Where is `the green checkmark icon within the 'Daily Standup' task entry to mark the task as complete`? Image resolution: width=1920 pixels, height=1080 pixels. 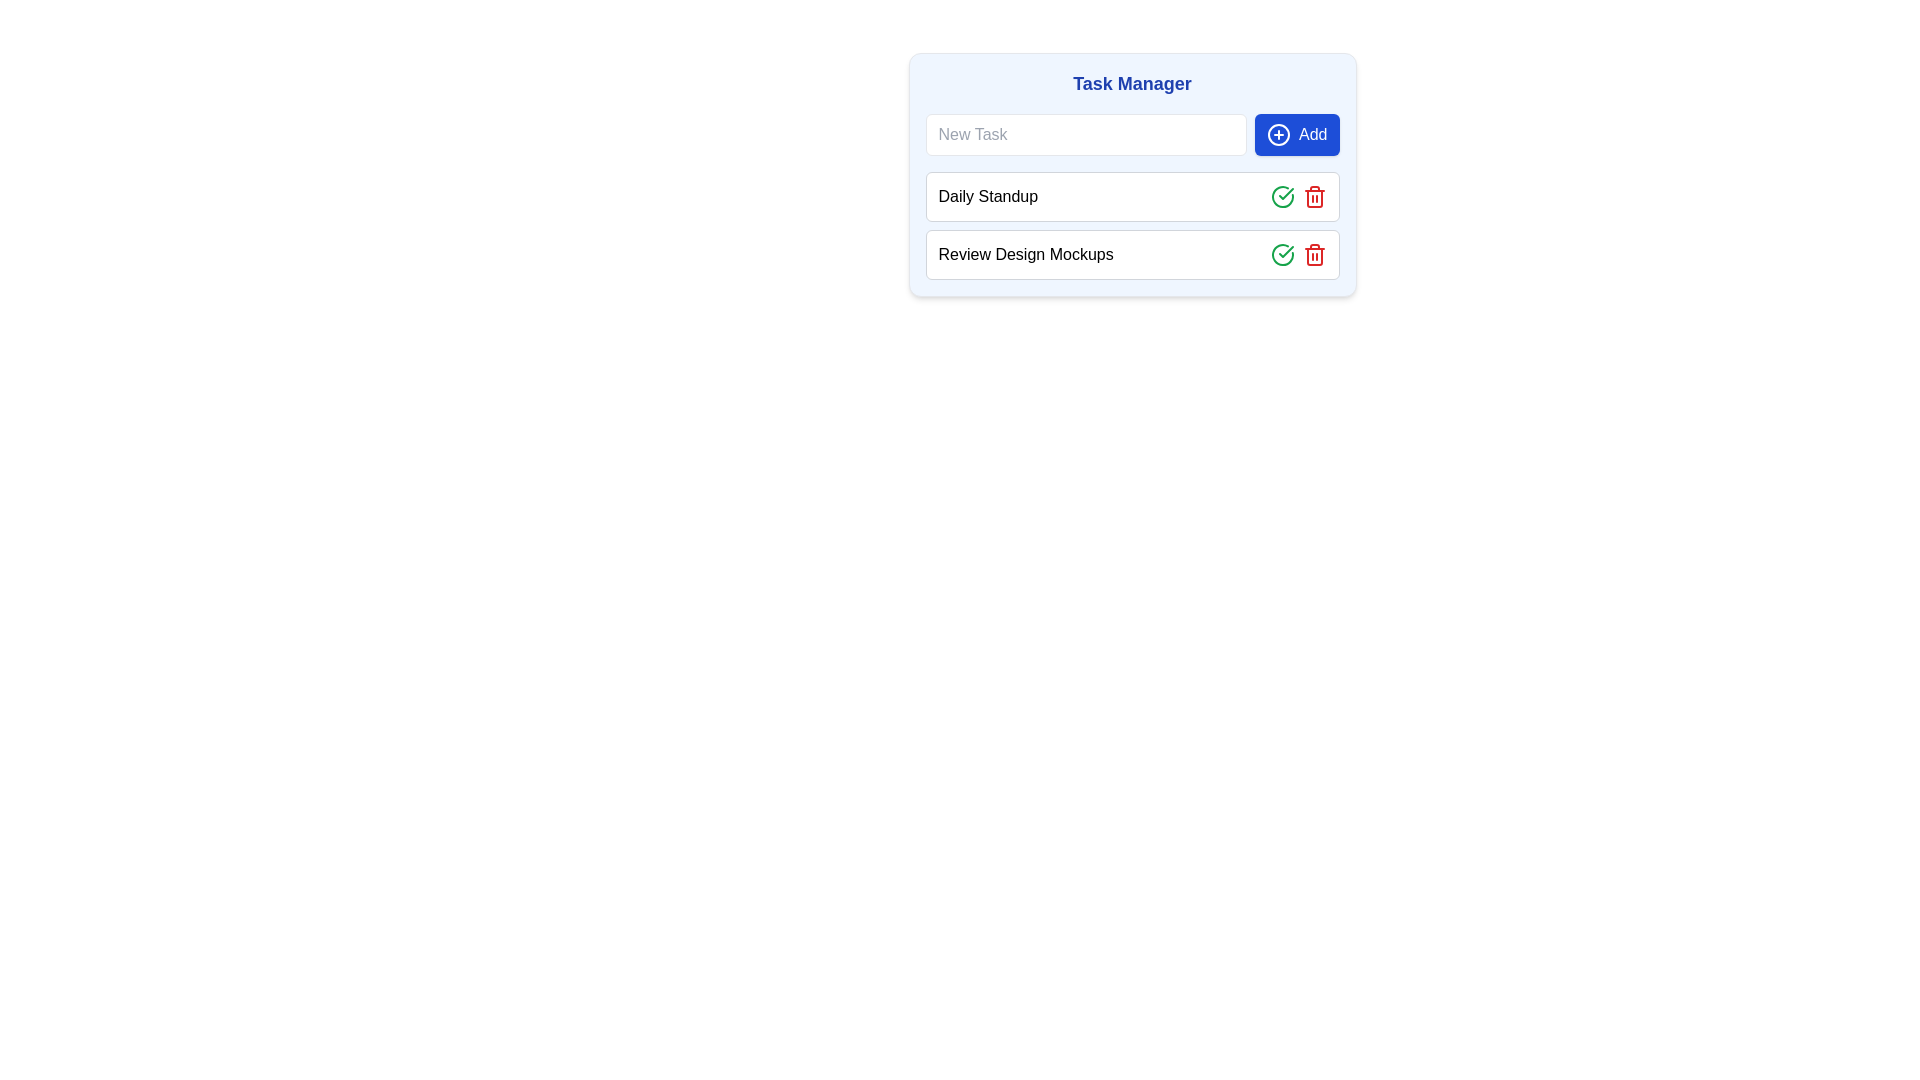 the green checkmark icon within the 'Daily Standup' task entry to mark the task as complete is located at coordinates (1298, 196).